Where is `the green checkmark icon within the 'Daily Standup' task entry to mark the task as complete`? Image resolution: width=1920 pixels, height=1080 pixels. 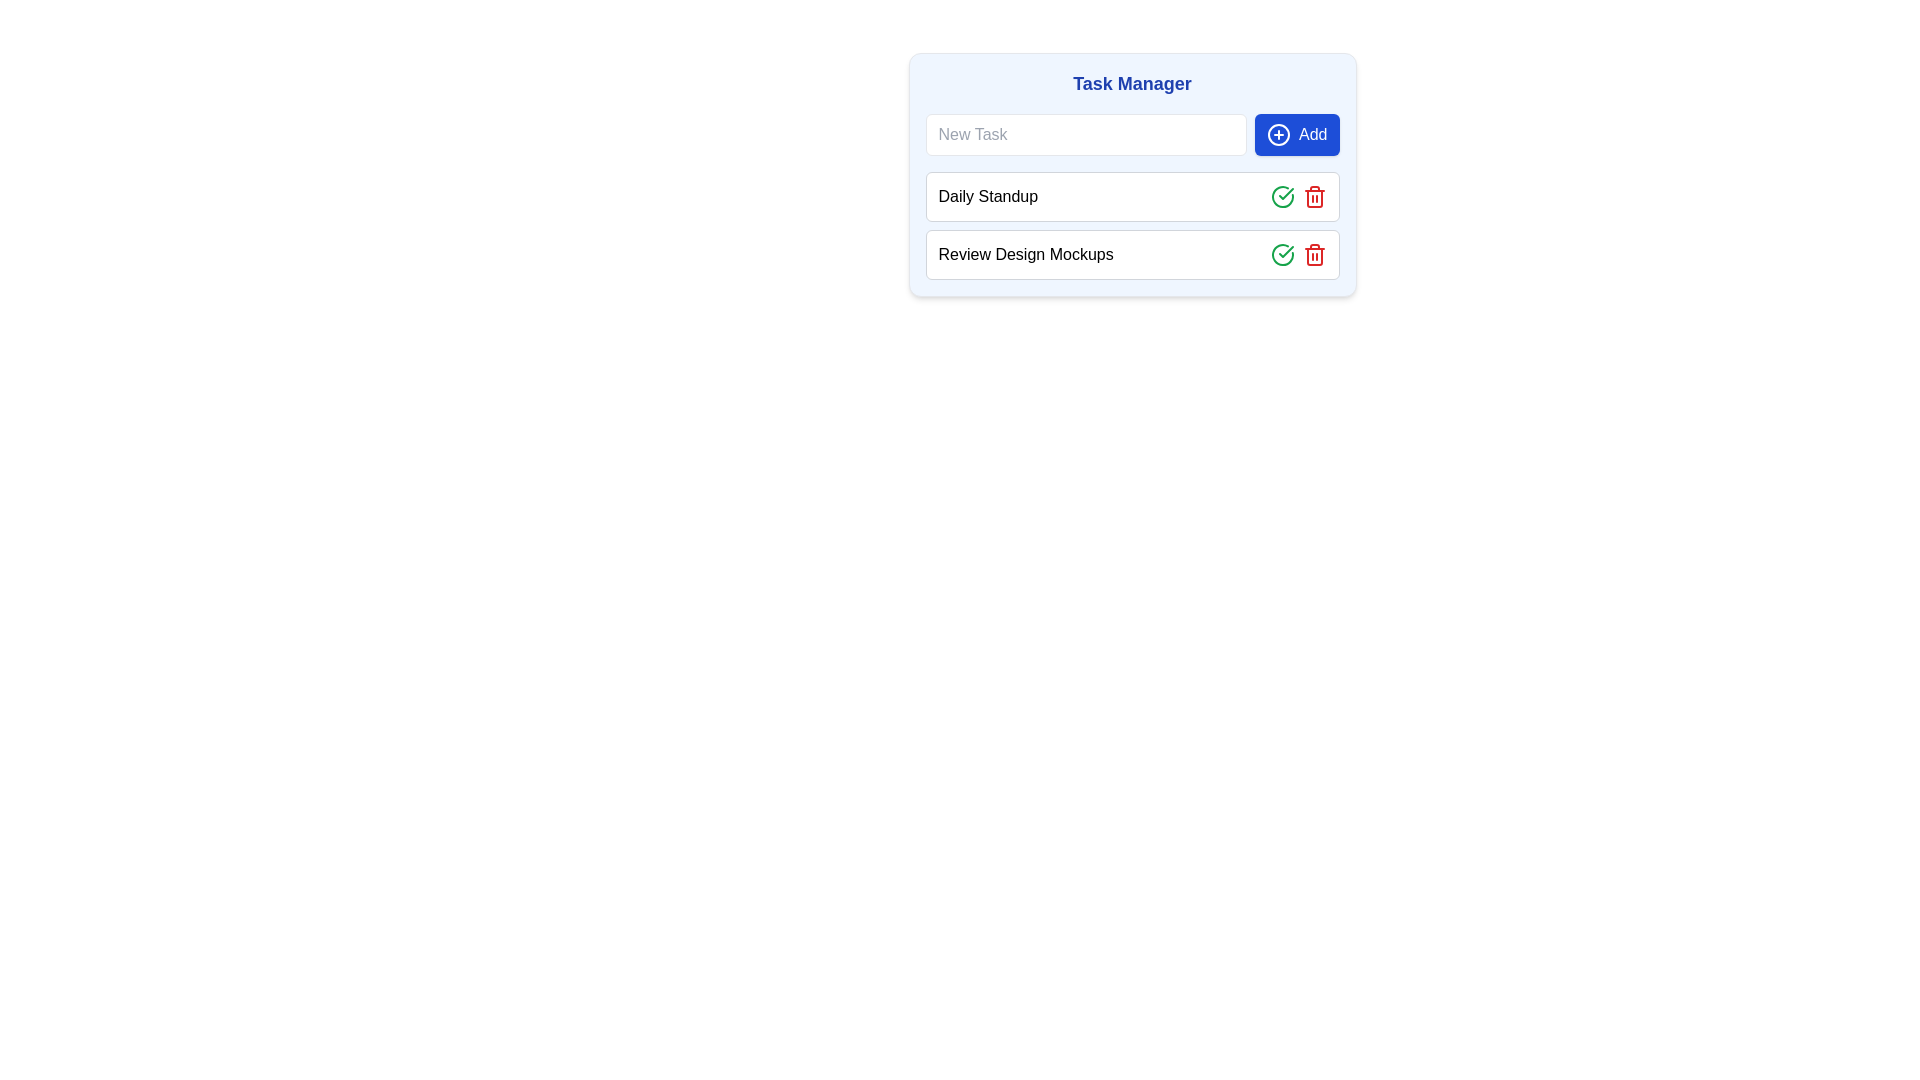 the green checkmark icon within the 'Daily Standup' task entry to mark the task as complete is located at coordinates (1298, 196).